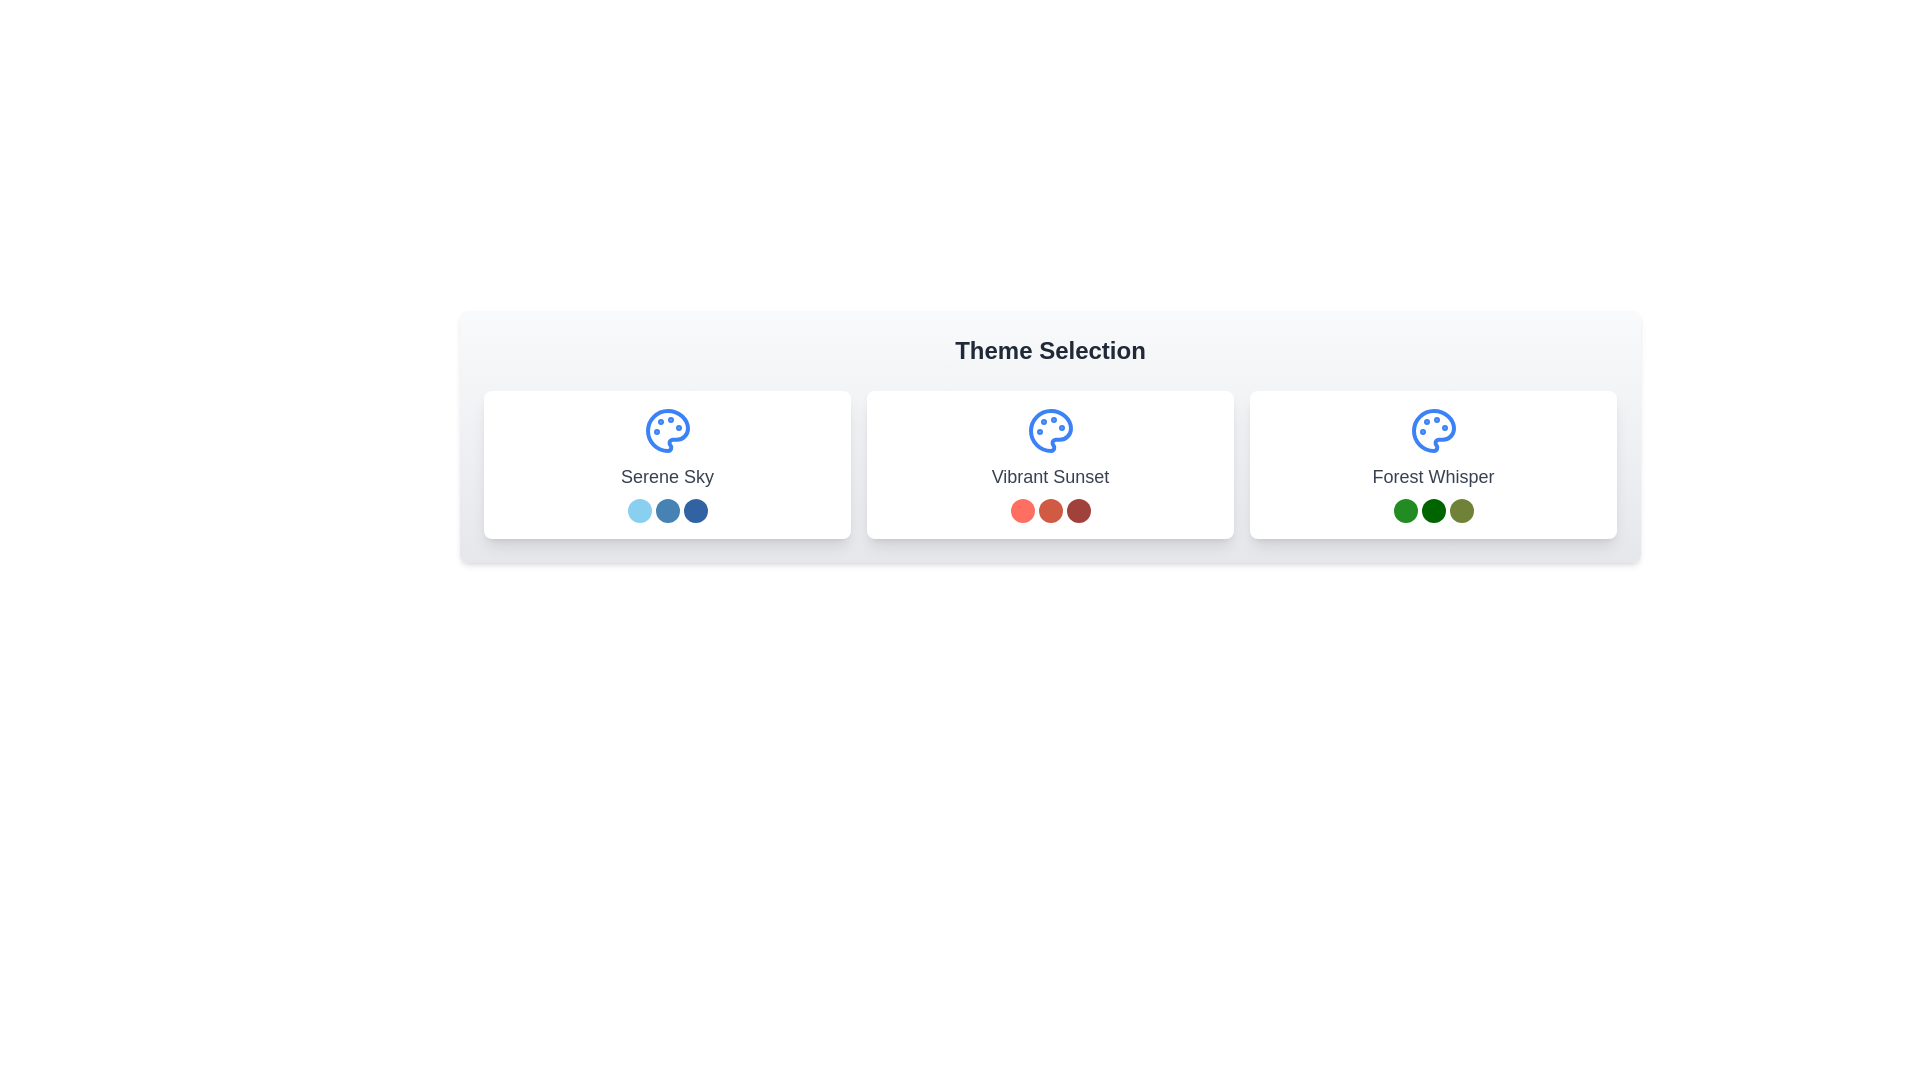  What do you see at coordinates (667, 509) in the screenshot?
I see `the steel blue circular color indicator button, which is the second circle in a horizontally aligned group of three circles below the 'Serene Sky' label` at bounding box center [667, 509].